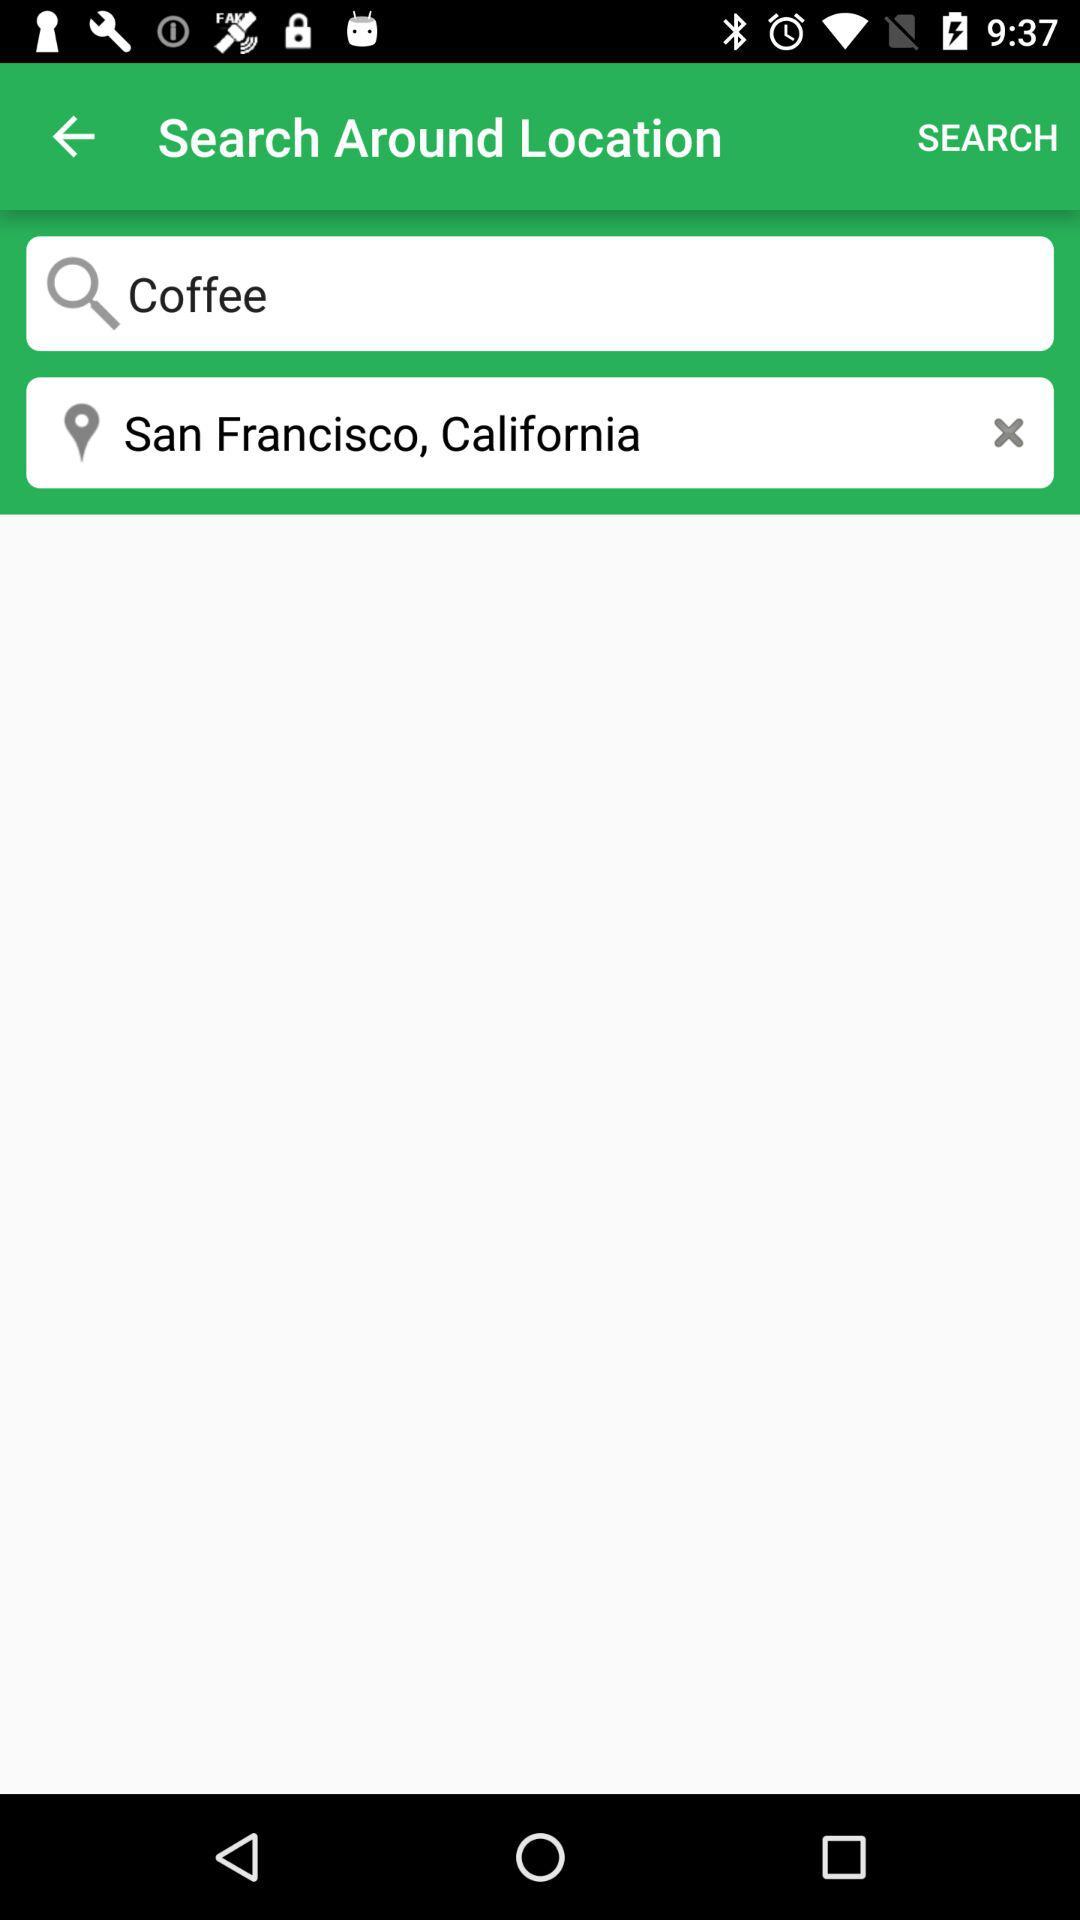  What do you see at coordinates (540, 431) in the screenshot?
I see `san francisco, california icon` at bounding box center [540, 431].